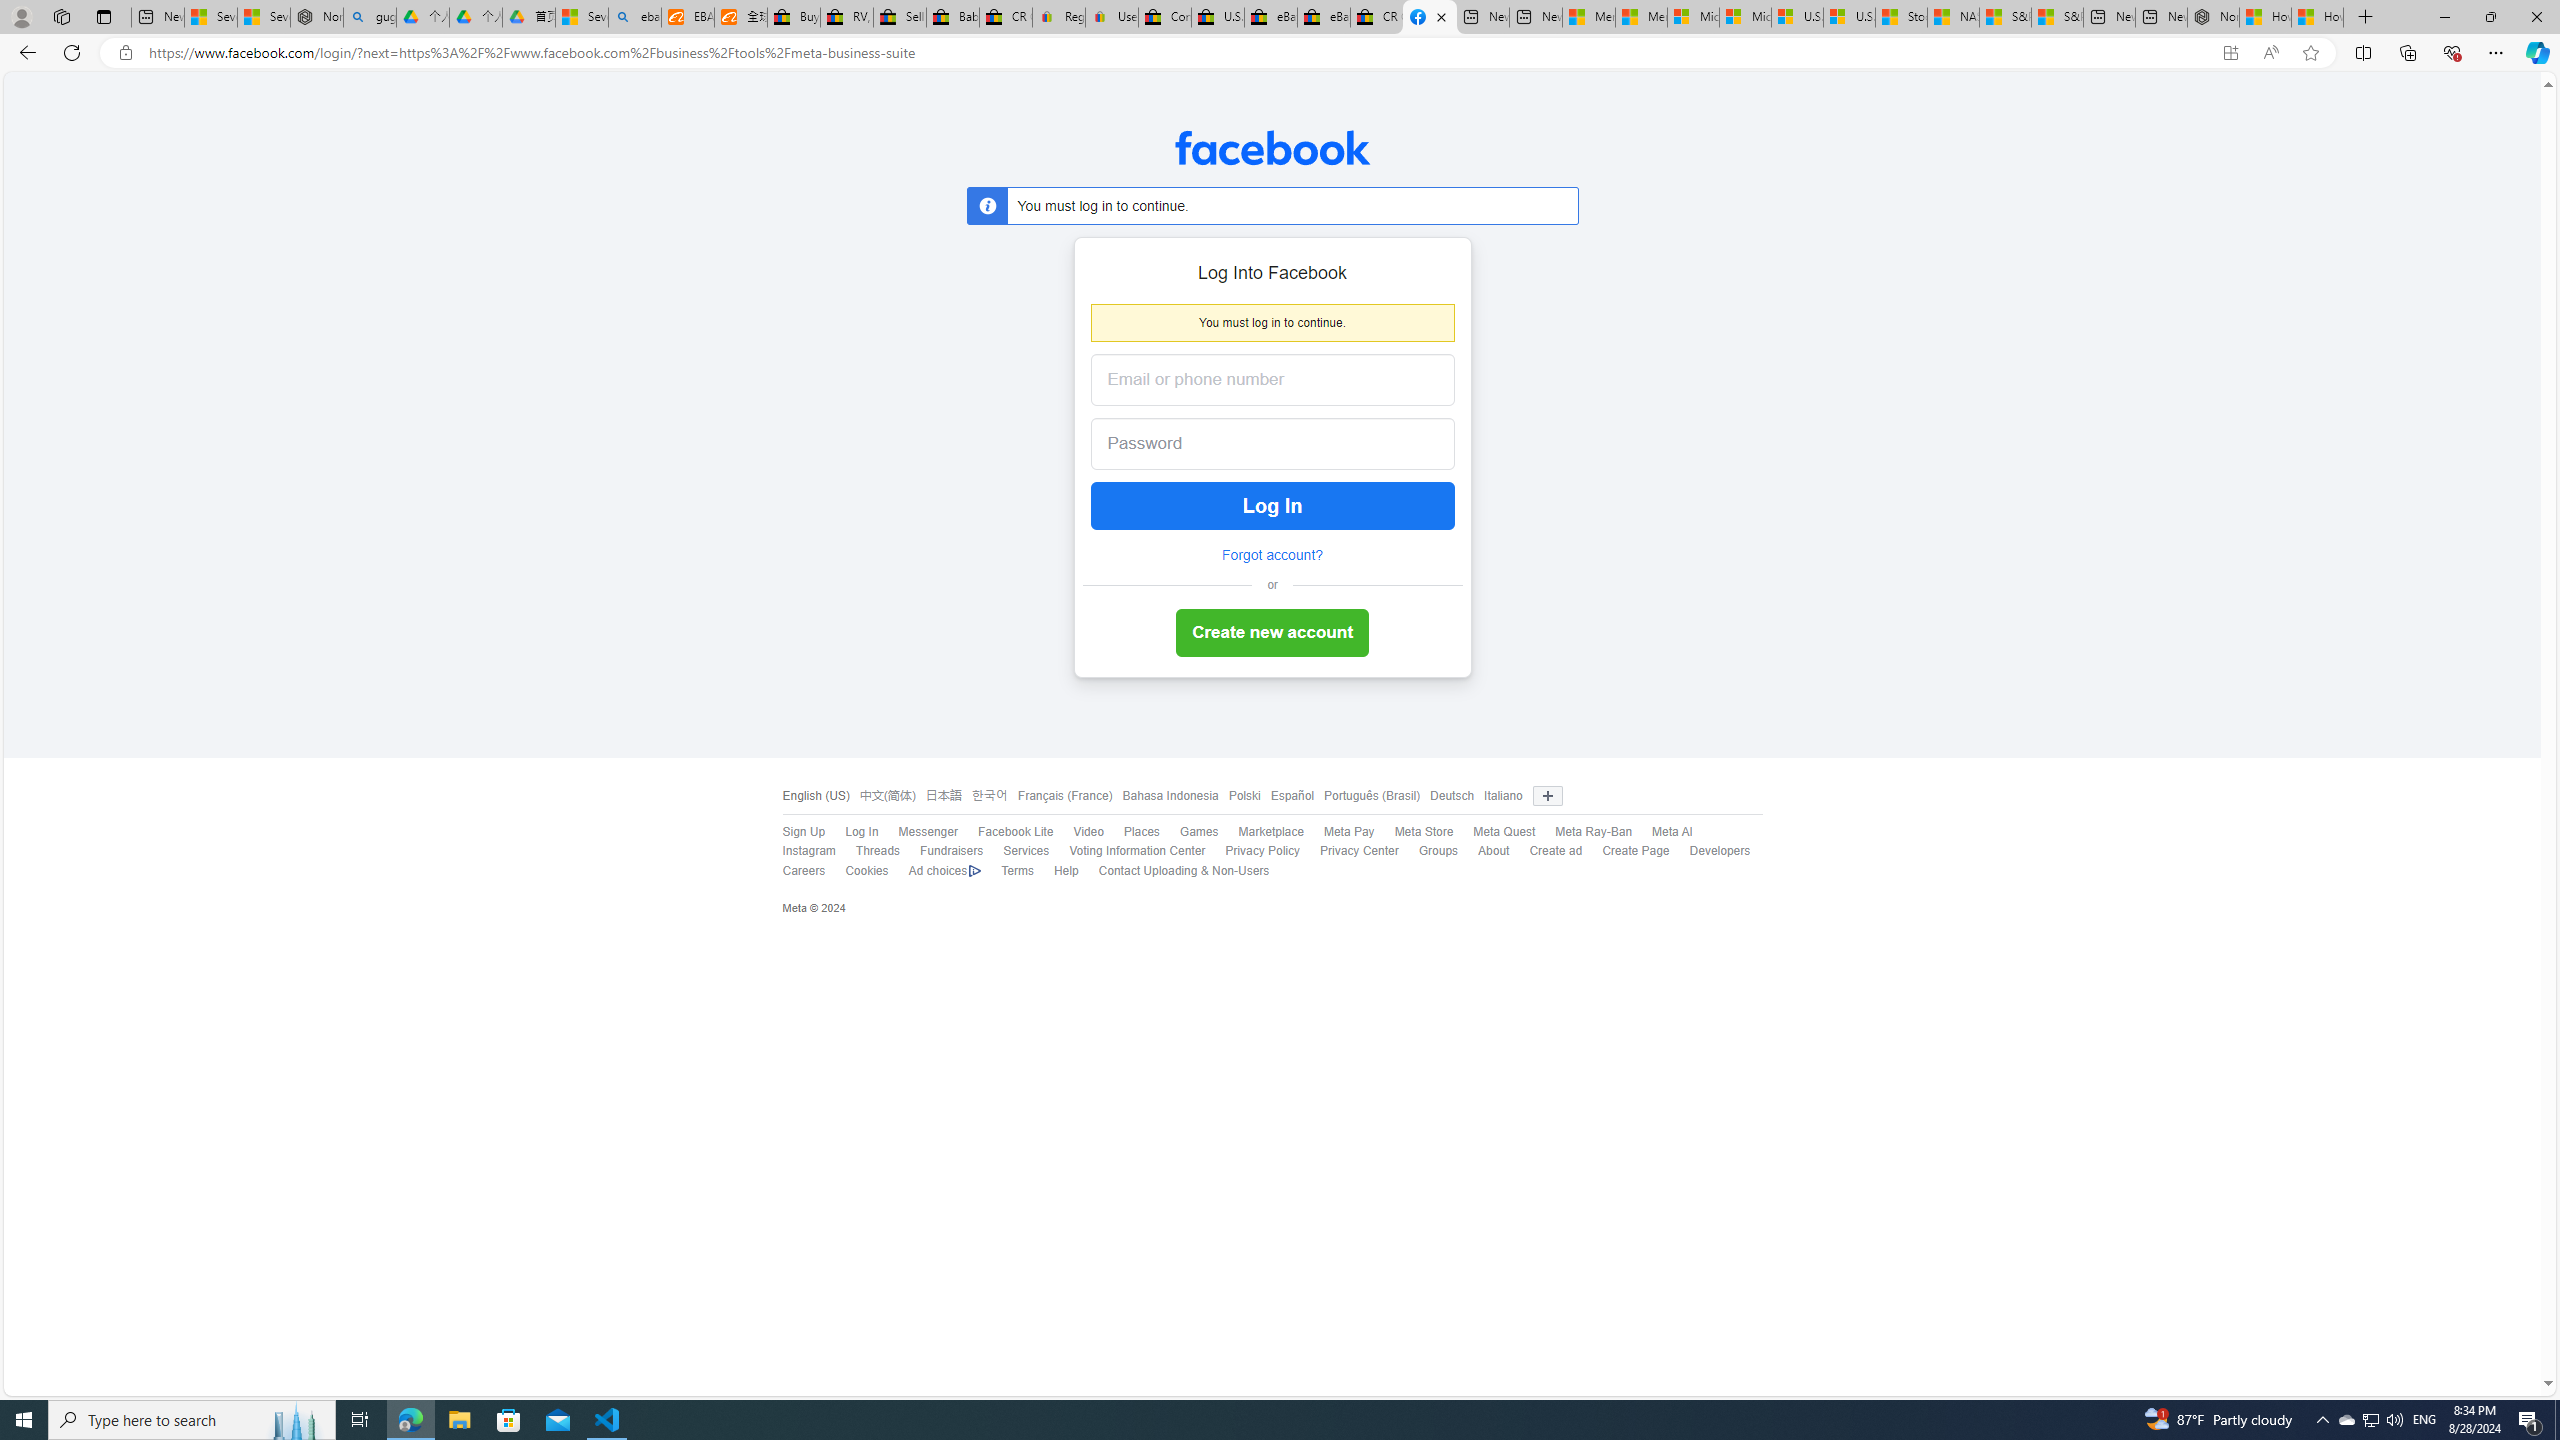 The width and height of the screenshot is (2560, 1440). What do you see at coordinates (1173, 870) in the screenshot?
I see `'Contact Uploading & Non-Users'` at bounding box center [1173, 870].